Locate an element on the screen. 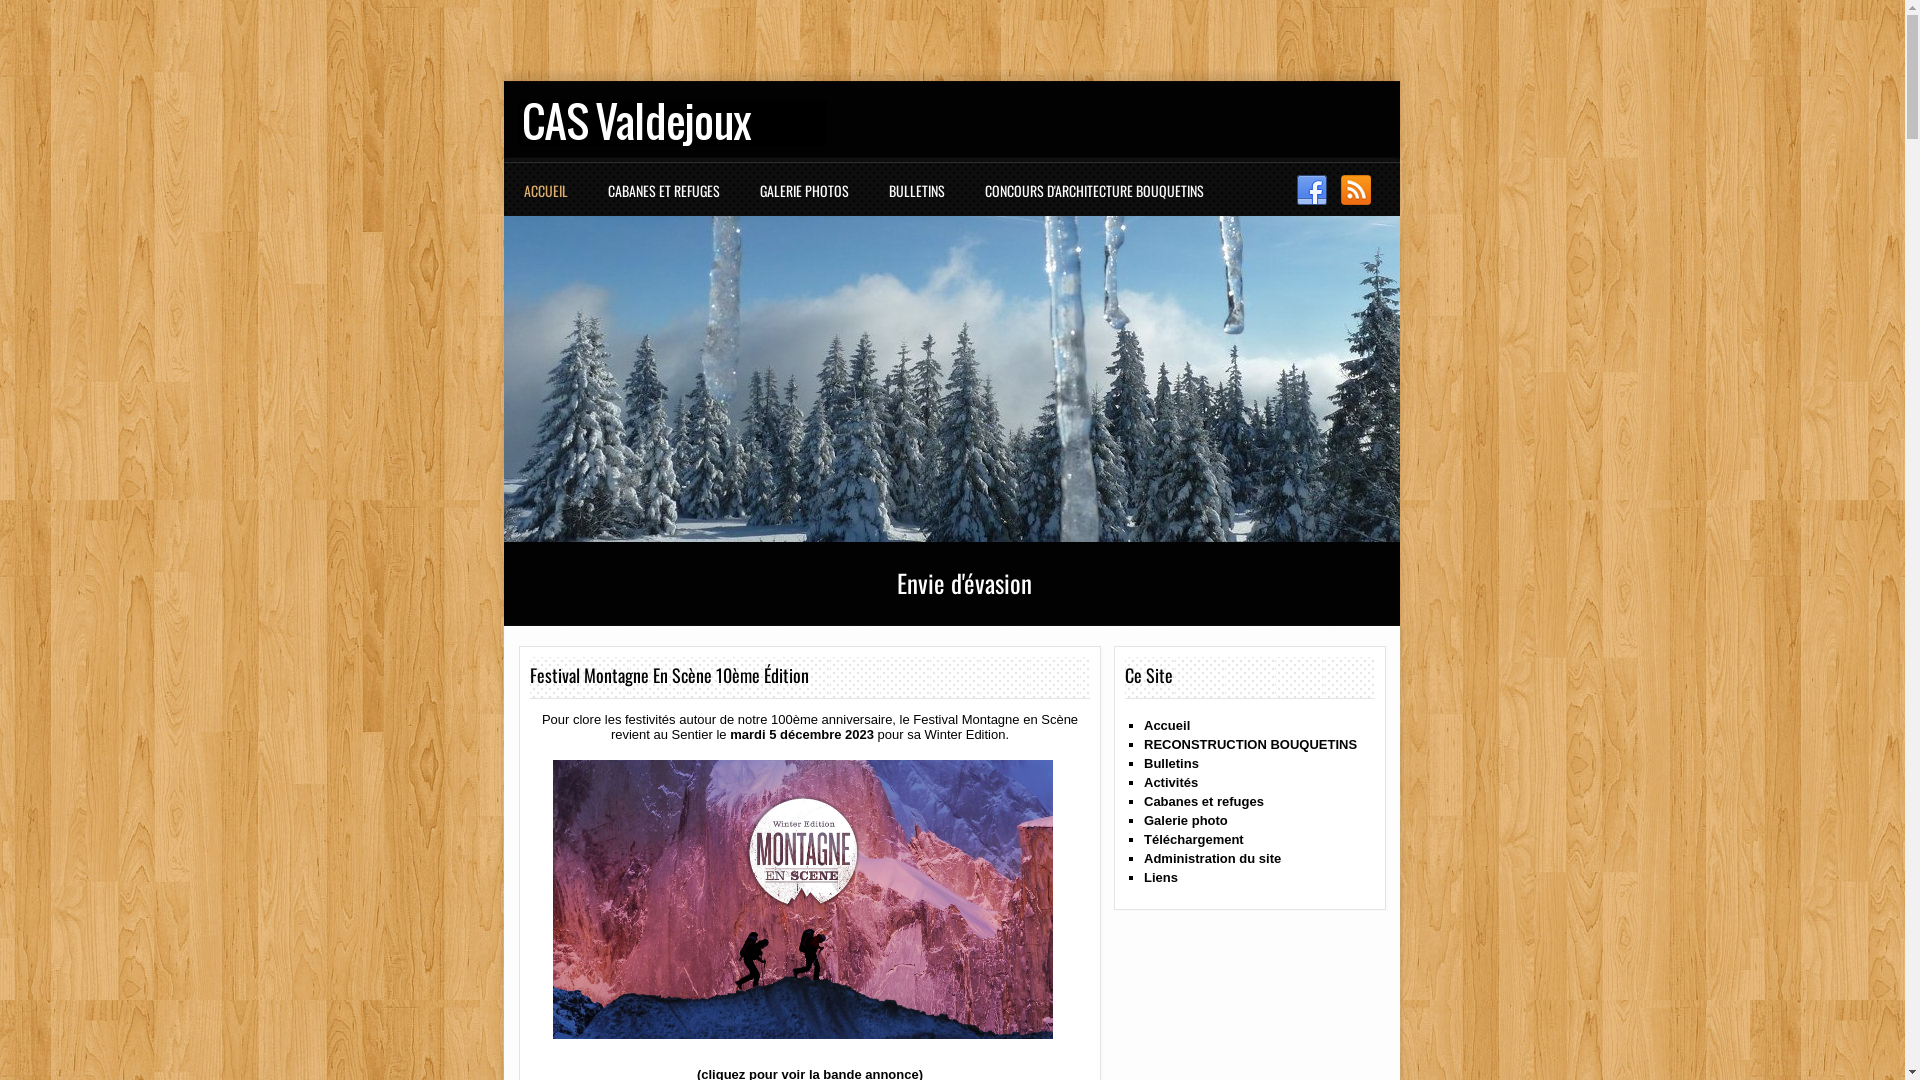 This screenshot has height=1080, width=1920. 'BULLETINS' is located at coordinates (920, 200).